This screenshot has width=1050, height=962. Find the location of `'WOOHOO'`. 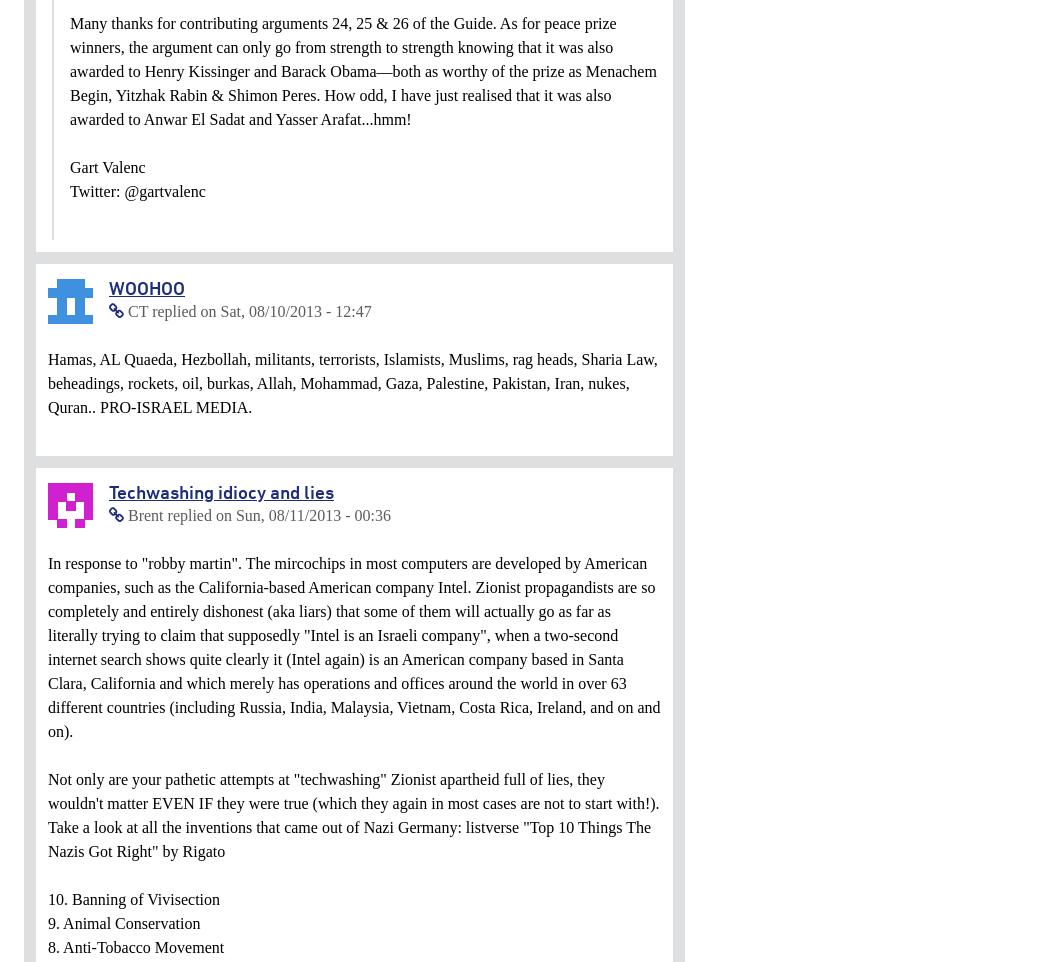

'WOOHOO' is located at coordinates (146, 288).